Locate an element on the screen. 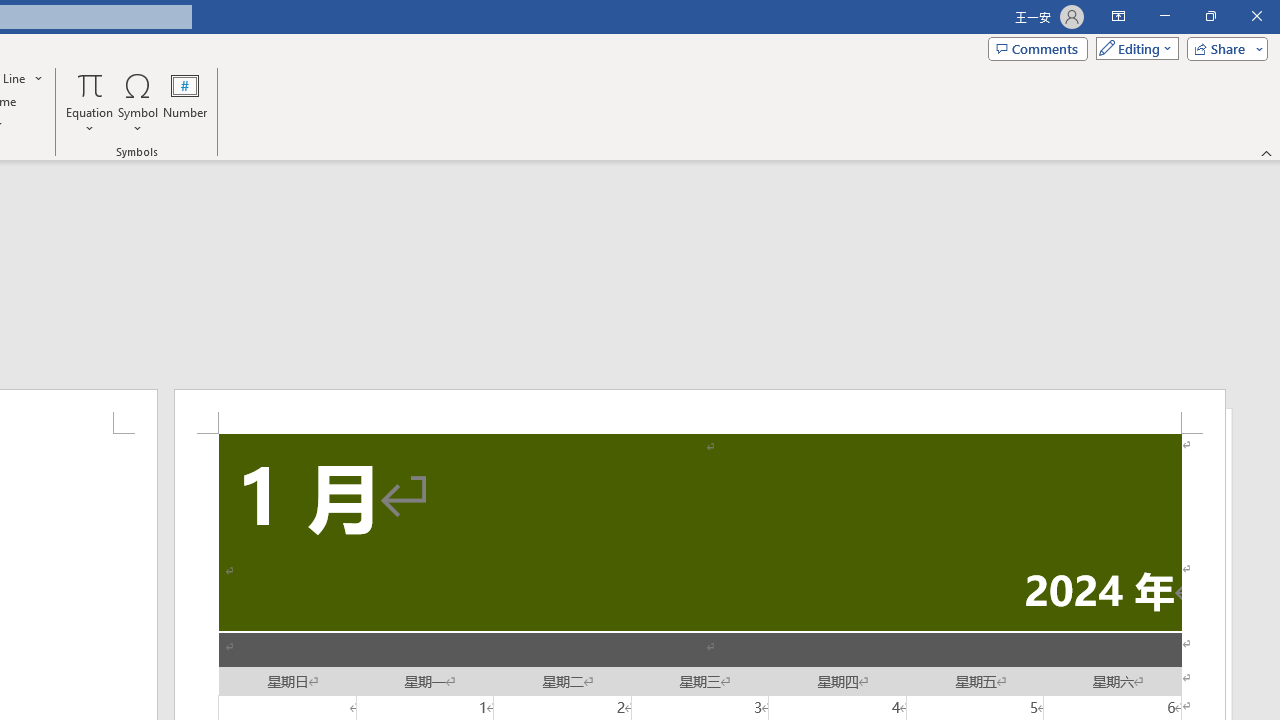 The width and height of the screenshot is (1280, 720). 'Equation' is located at coordinates (89, 103).